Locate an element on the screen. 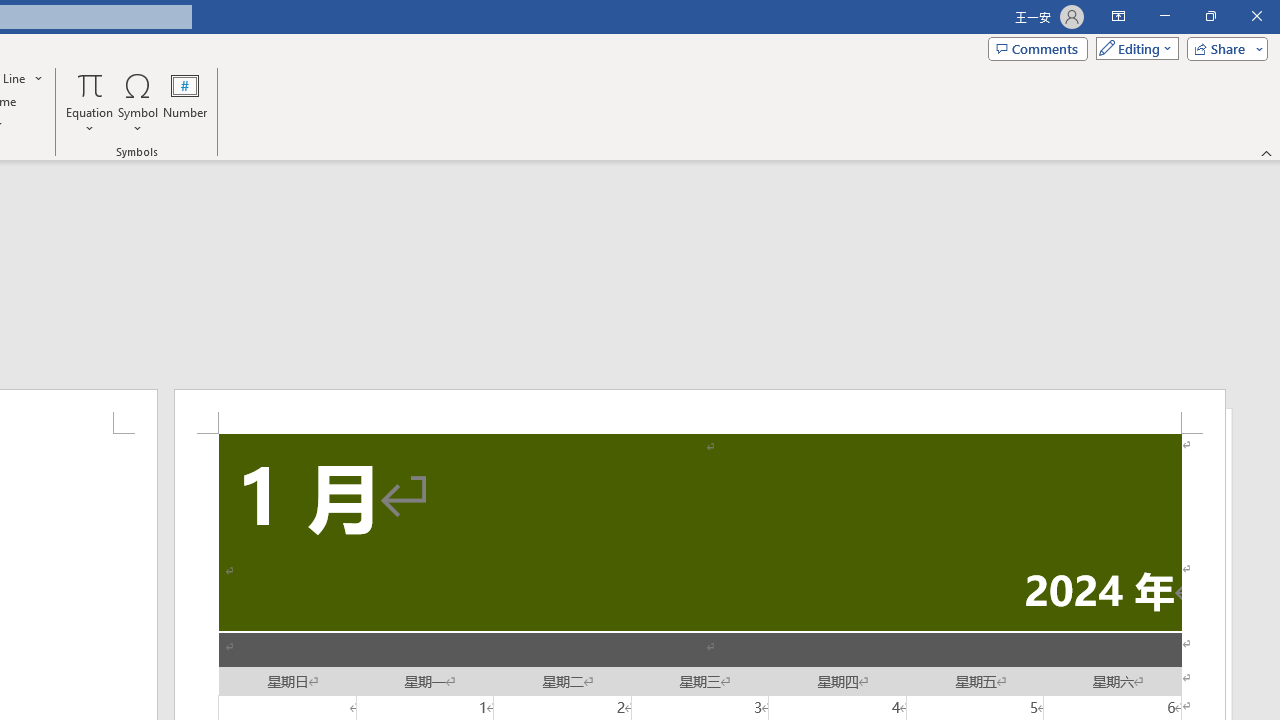 The width and height of the screenshot is (1280, 720). 'Equation' is located at coordinates (89, 103).